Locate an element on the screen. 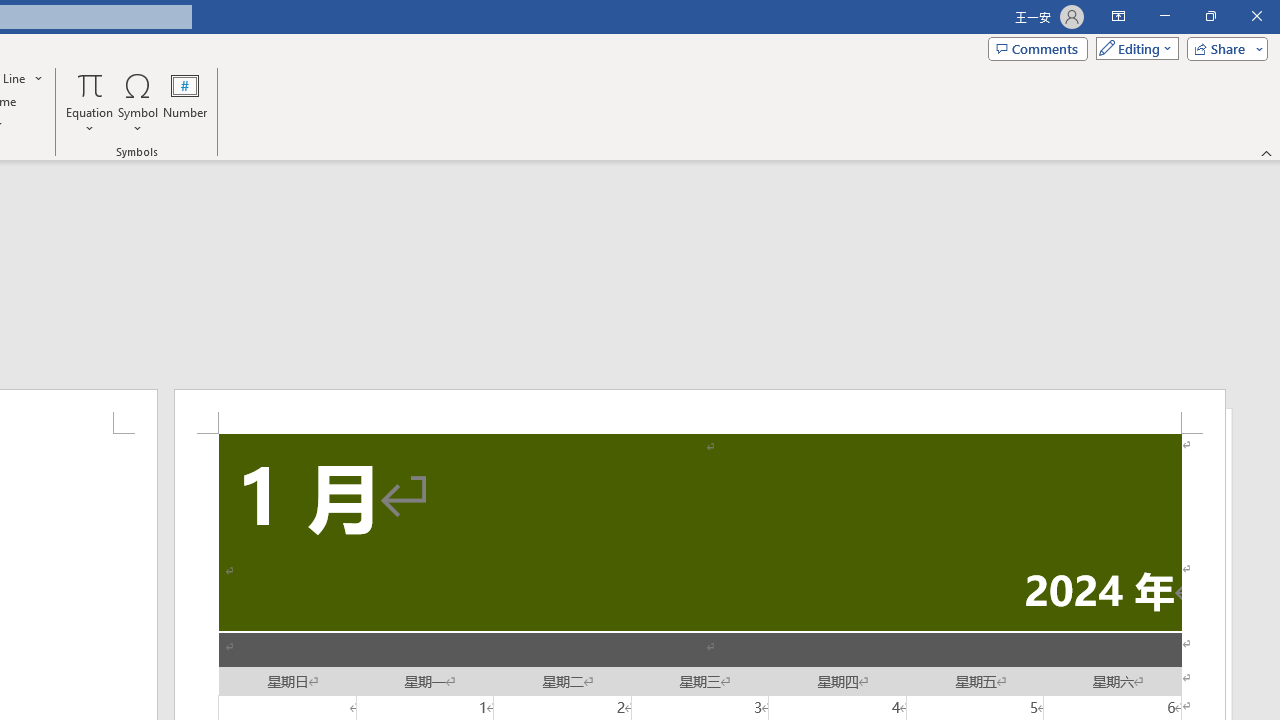 The width and height of the screenshot is (1280, 720). 'Equation' is located at coordinates (89, 103).